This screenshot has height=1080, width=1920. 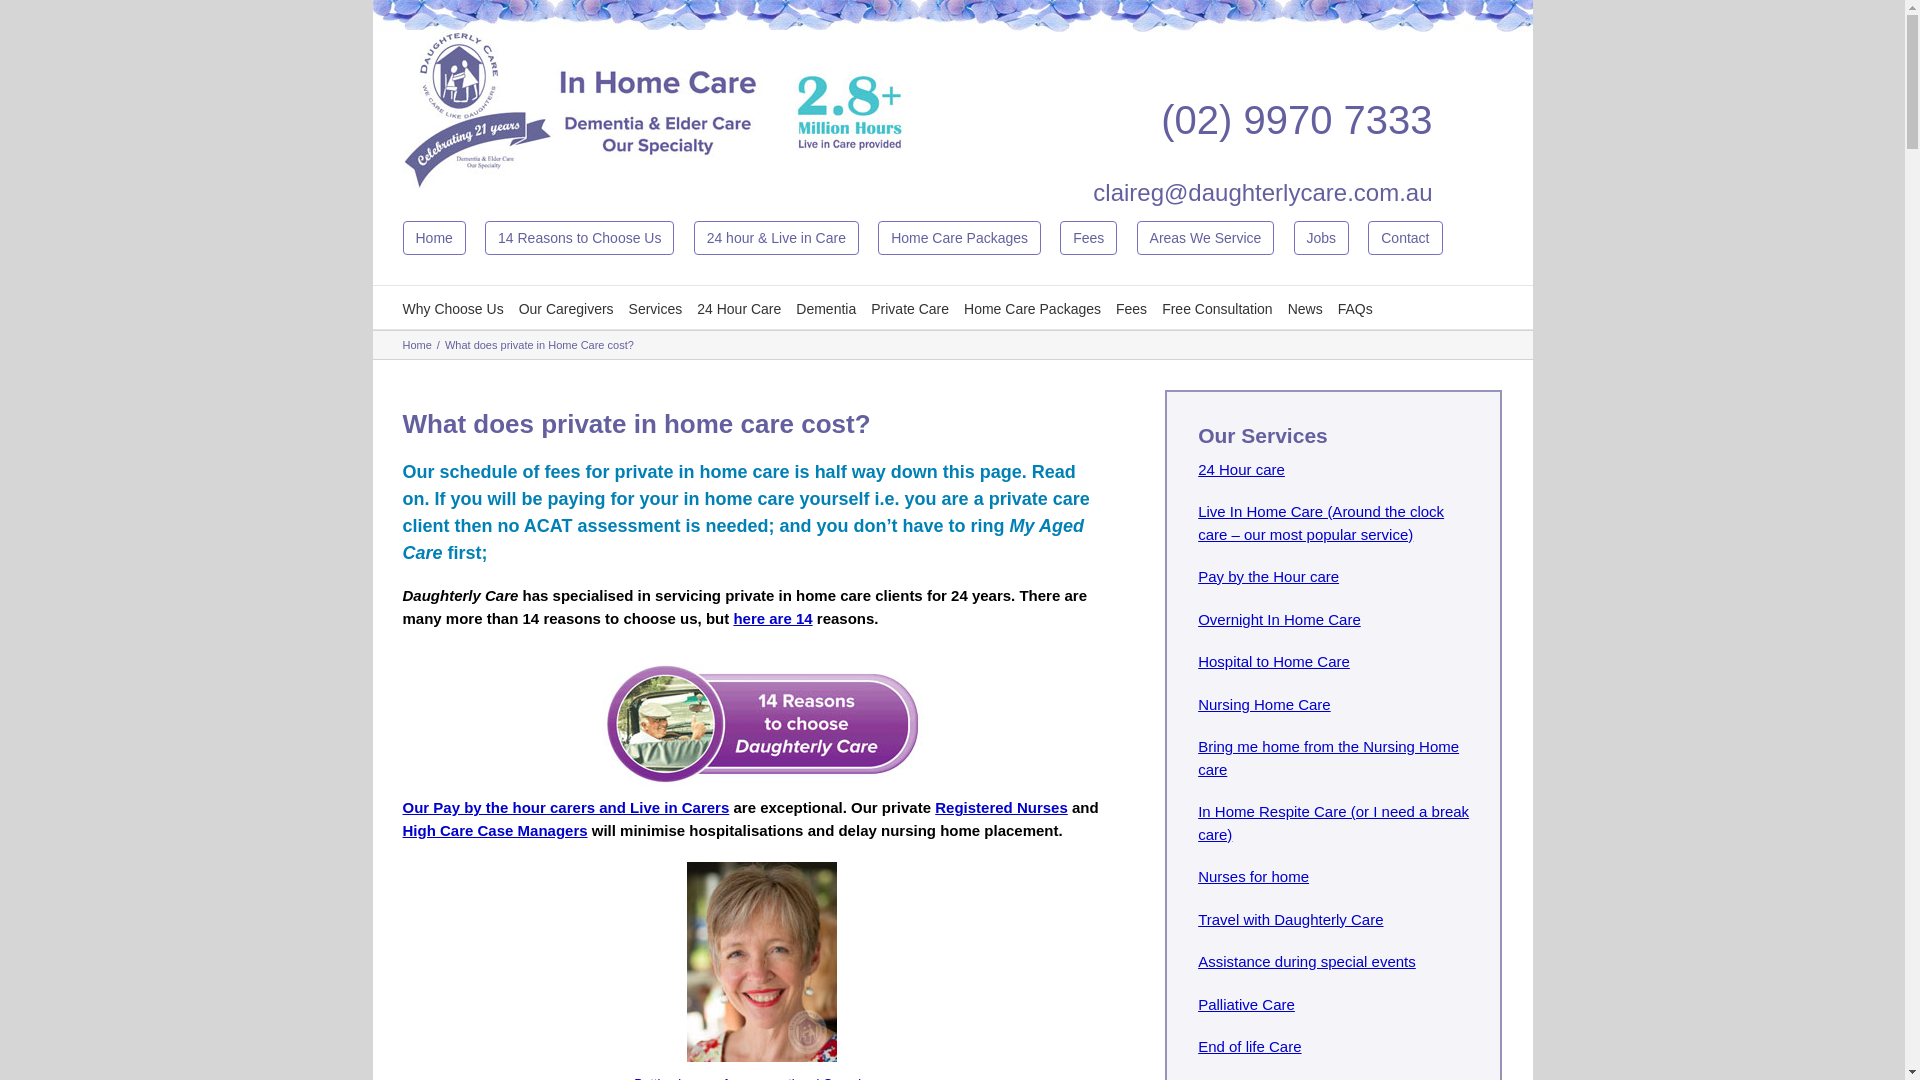 What do you see at coordinates (1261, 192) in the screenshot?
I see `'claireg@daughterlycare.com.au'` at bounding box center [1261, 192].